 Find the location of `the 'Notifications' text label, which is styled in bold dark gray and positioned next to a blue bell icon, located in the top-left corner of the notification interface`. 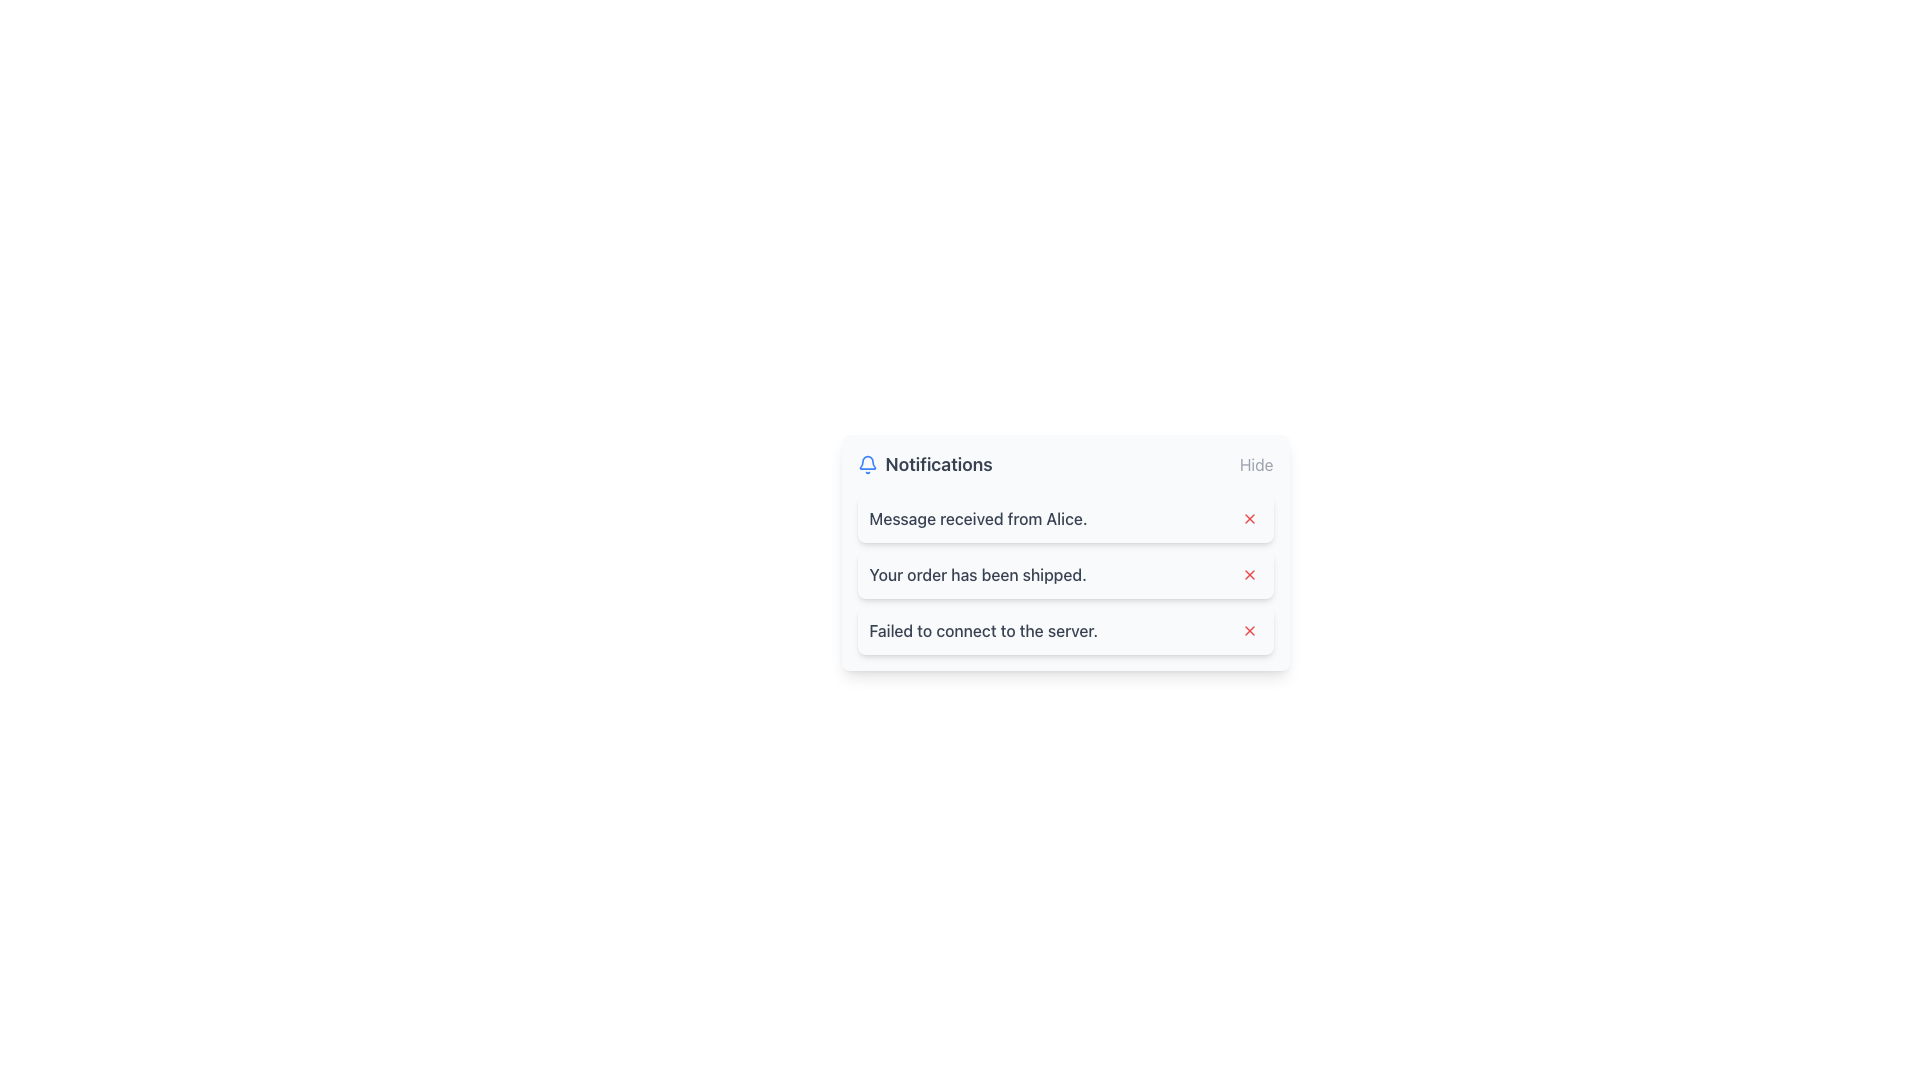

the 'Notifications' text label, which is styled in bold dark gray and positioned next to a blue bell icon, located in the top-left corner of the notification interface is located at coordinates (924, 465).